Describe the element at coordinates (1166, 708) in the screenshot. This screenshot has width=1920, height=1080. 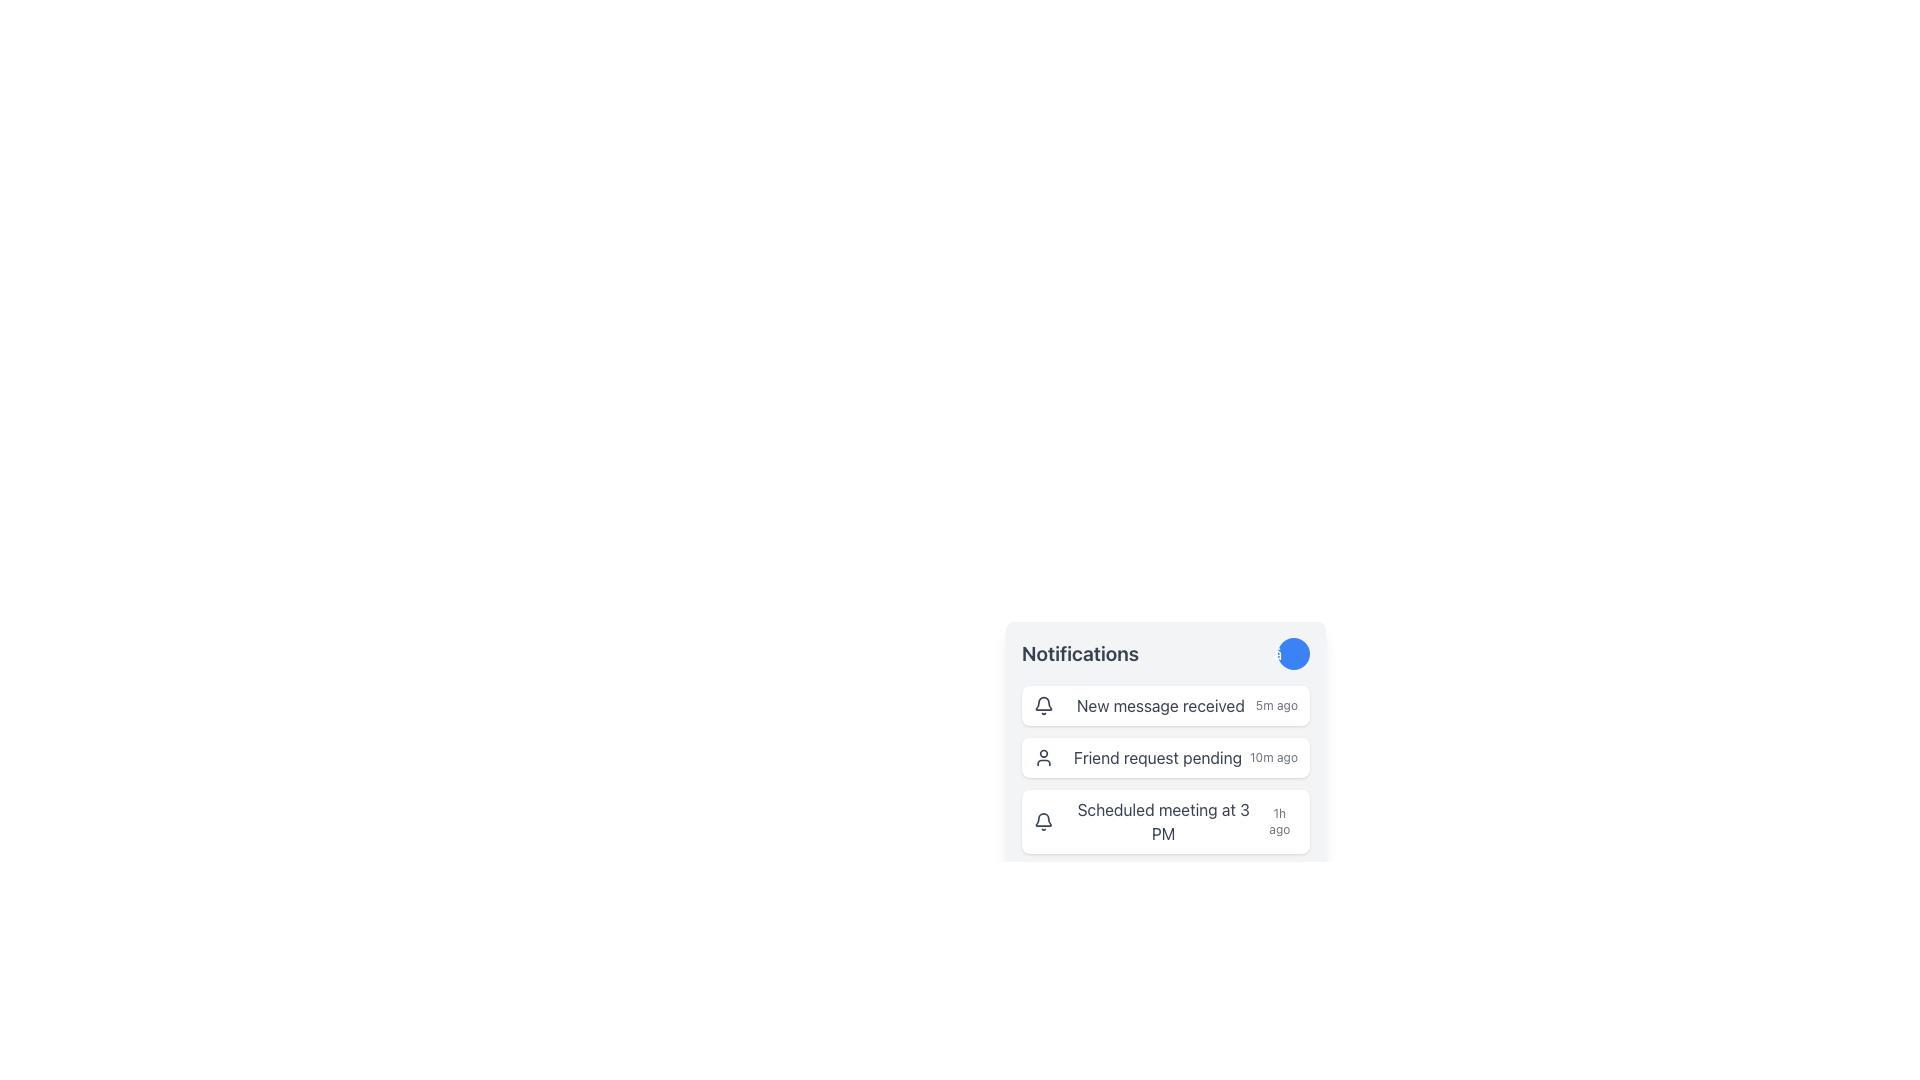
I see `individual items within the notification panel` at that location.